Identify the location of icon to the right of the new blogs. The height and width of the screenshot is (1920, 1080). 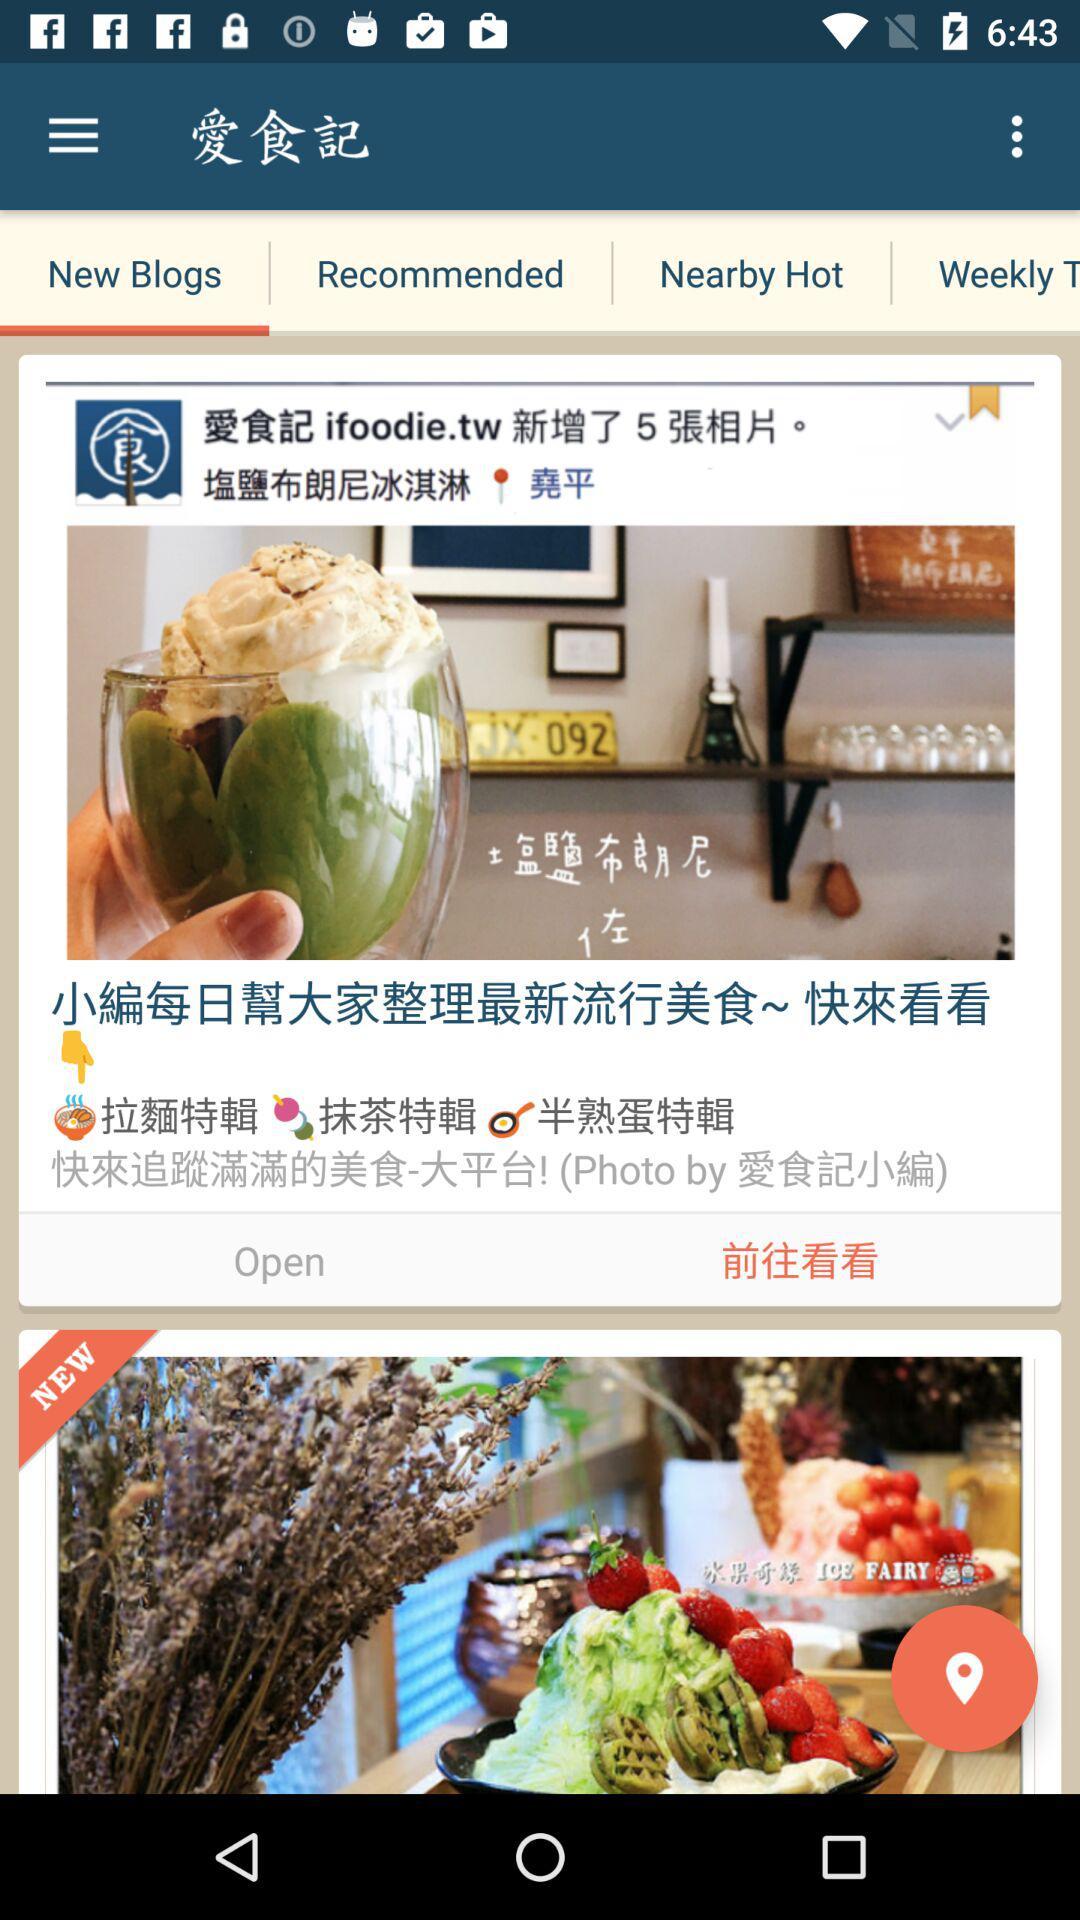
(439, 272).